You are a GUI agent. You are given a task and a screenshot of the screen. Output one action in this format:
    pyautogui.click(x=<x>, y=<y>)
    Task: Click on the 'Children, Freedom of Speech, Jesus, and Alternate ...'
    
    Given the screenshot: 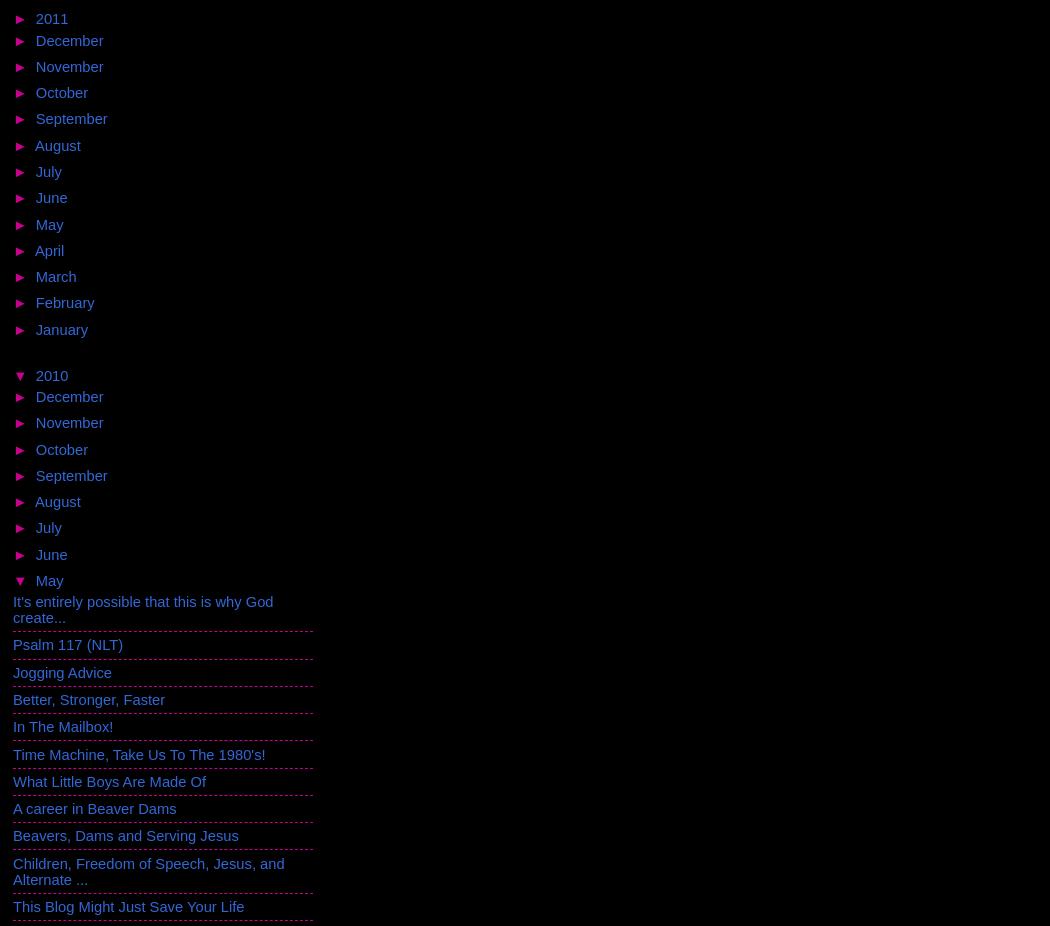 What is the action you would take?
    pyautogui.click(x=147, y=870)
    